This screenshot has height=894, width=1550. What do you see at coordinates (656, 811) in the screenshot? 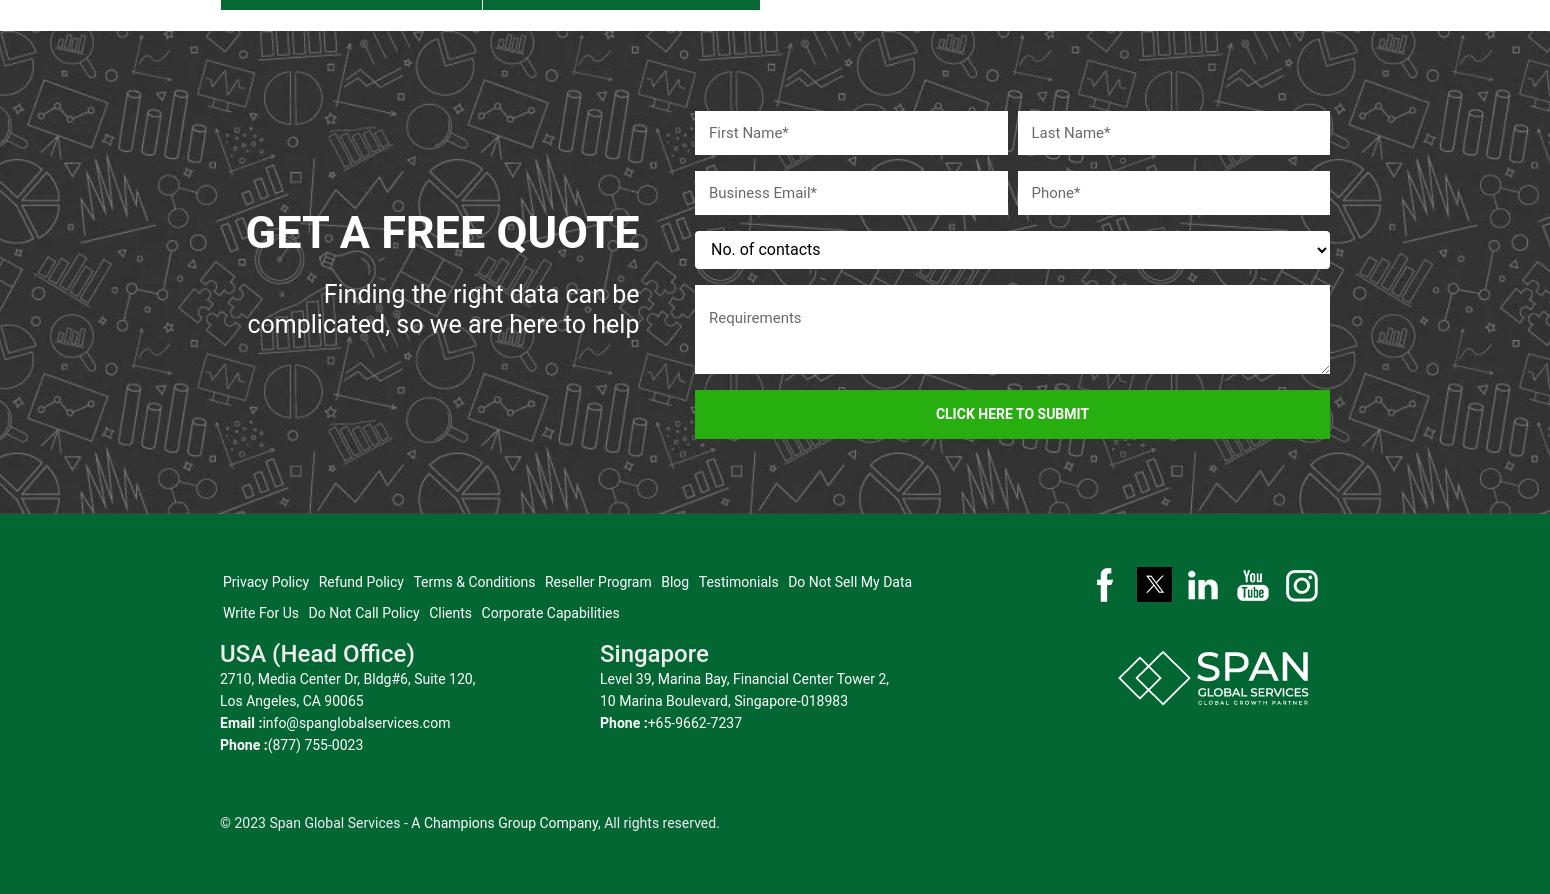
I see `', All rights reserved.'` at bounding box center [656, 811].